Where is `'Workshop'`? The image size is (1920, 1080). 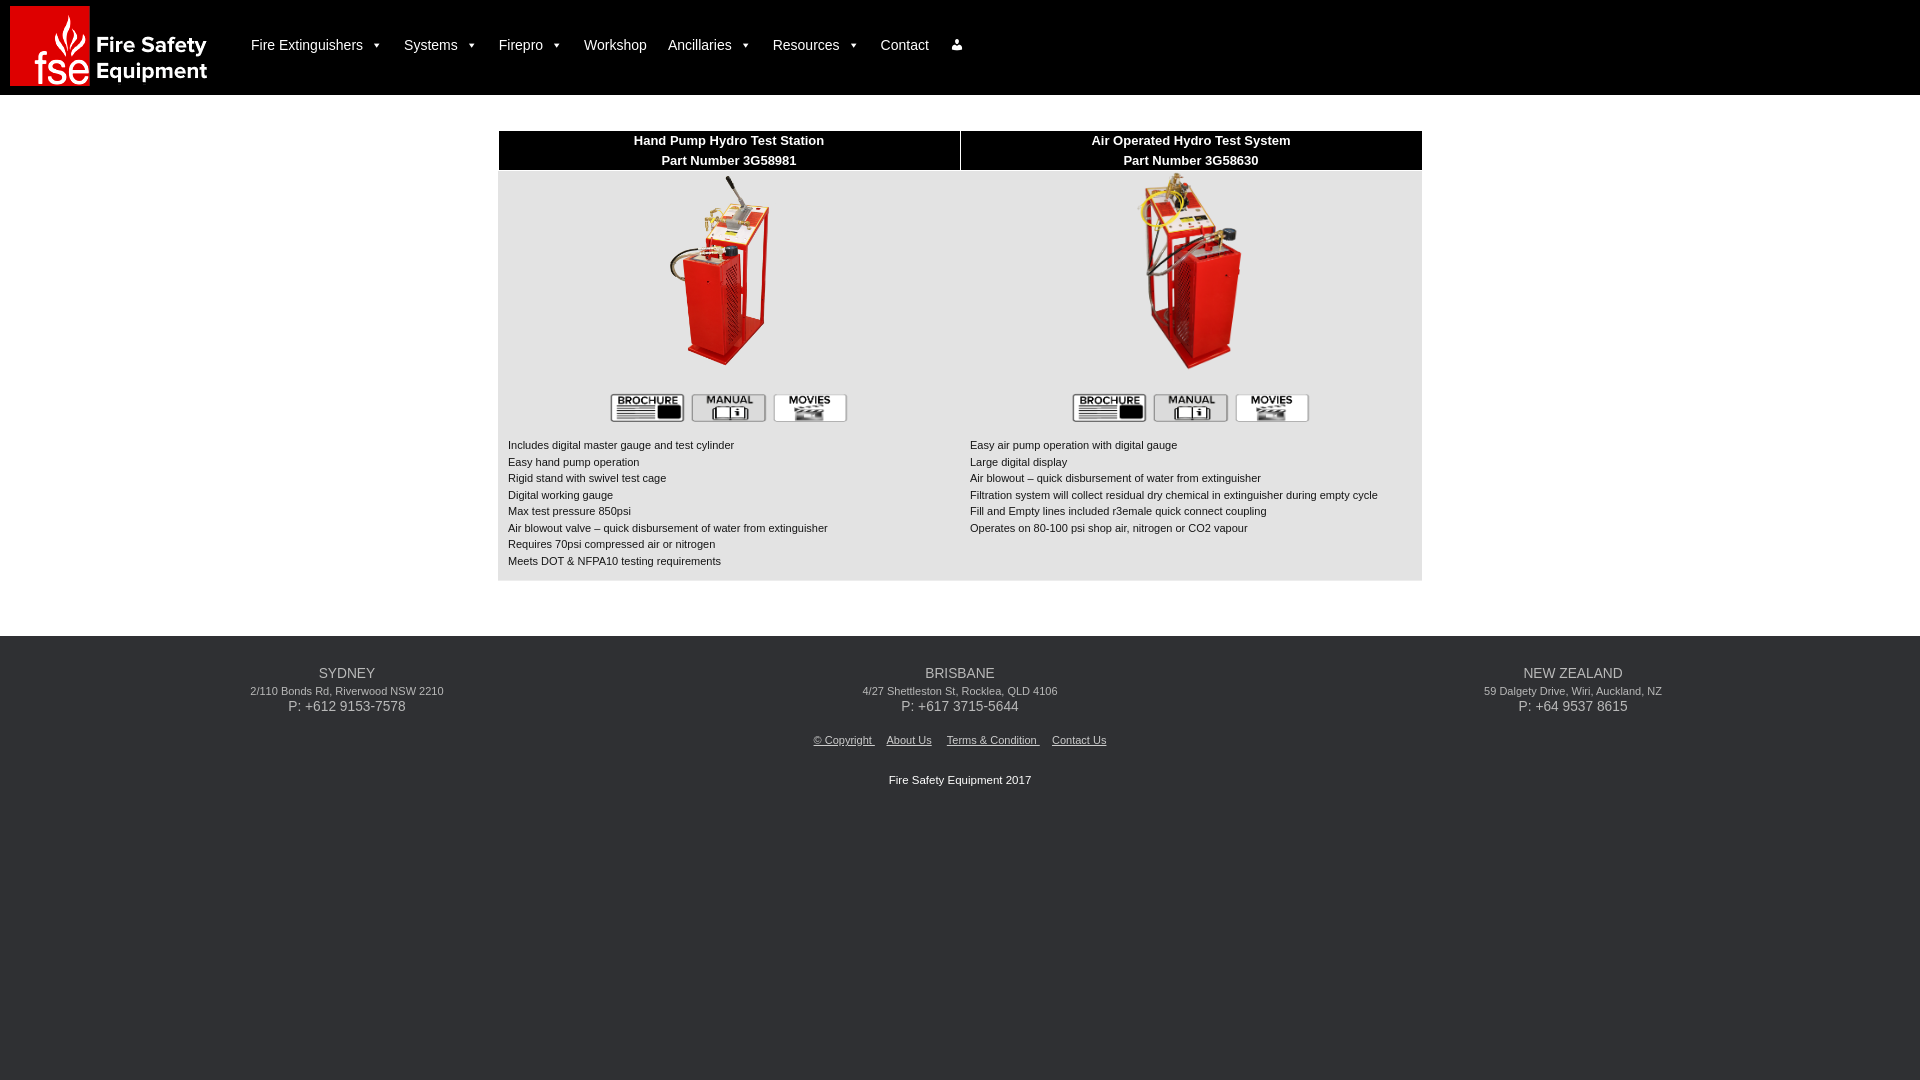
'Workshop' is located at coordinates (614, 45).